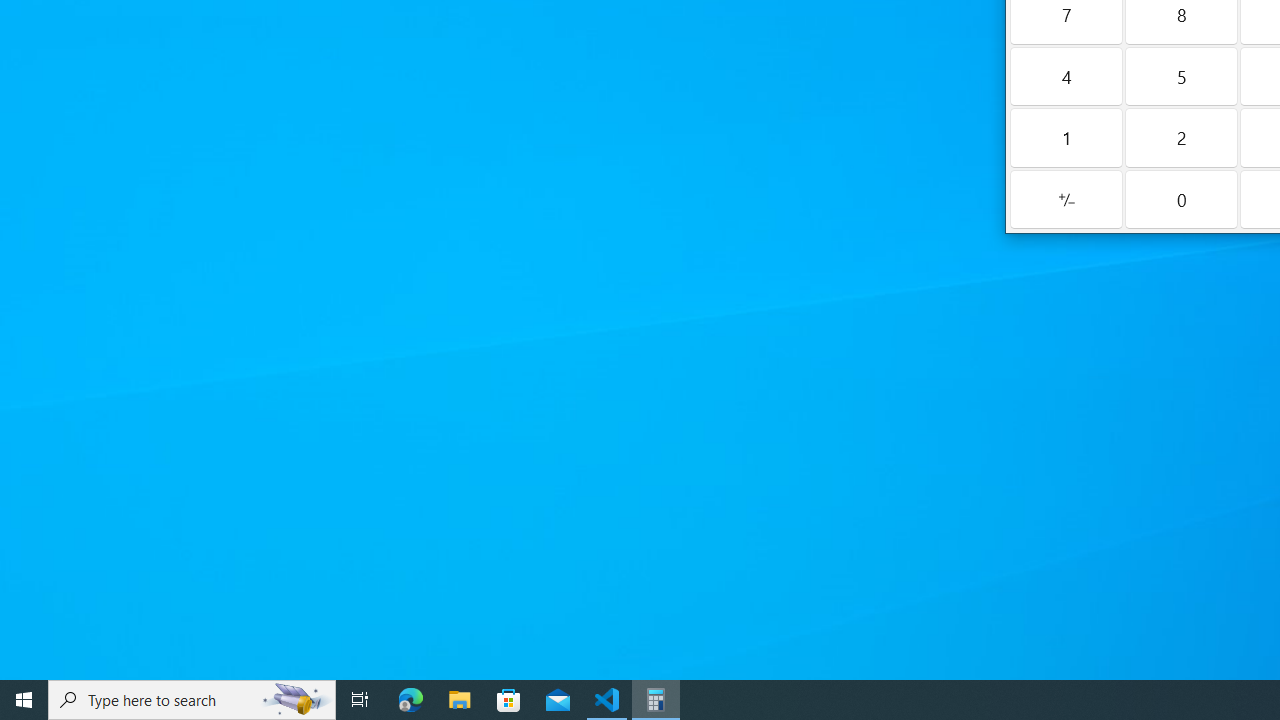 The image size is (1280, 720). I want to click on 'Search highlights icon opens search home window', so click(294, 698).